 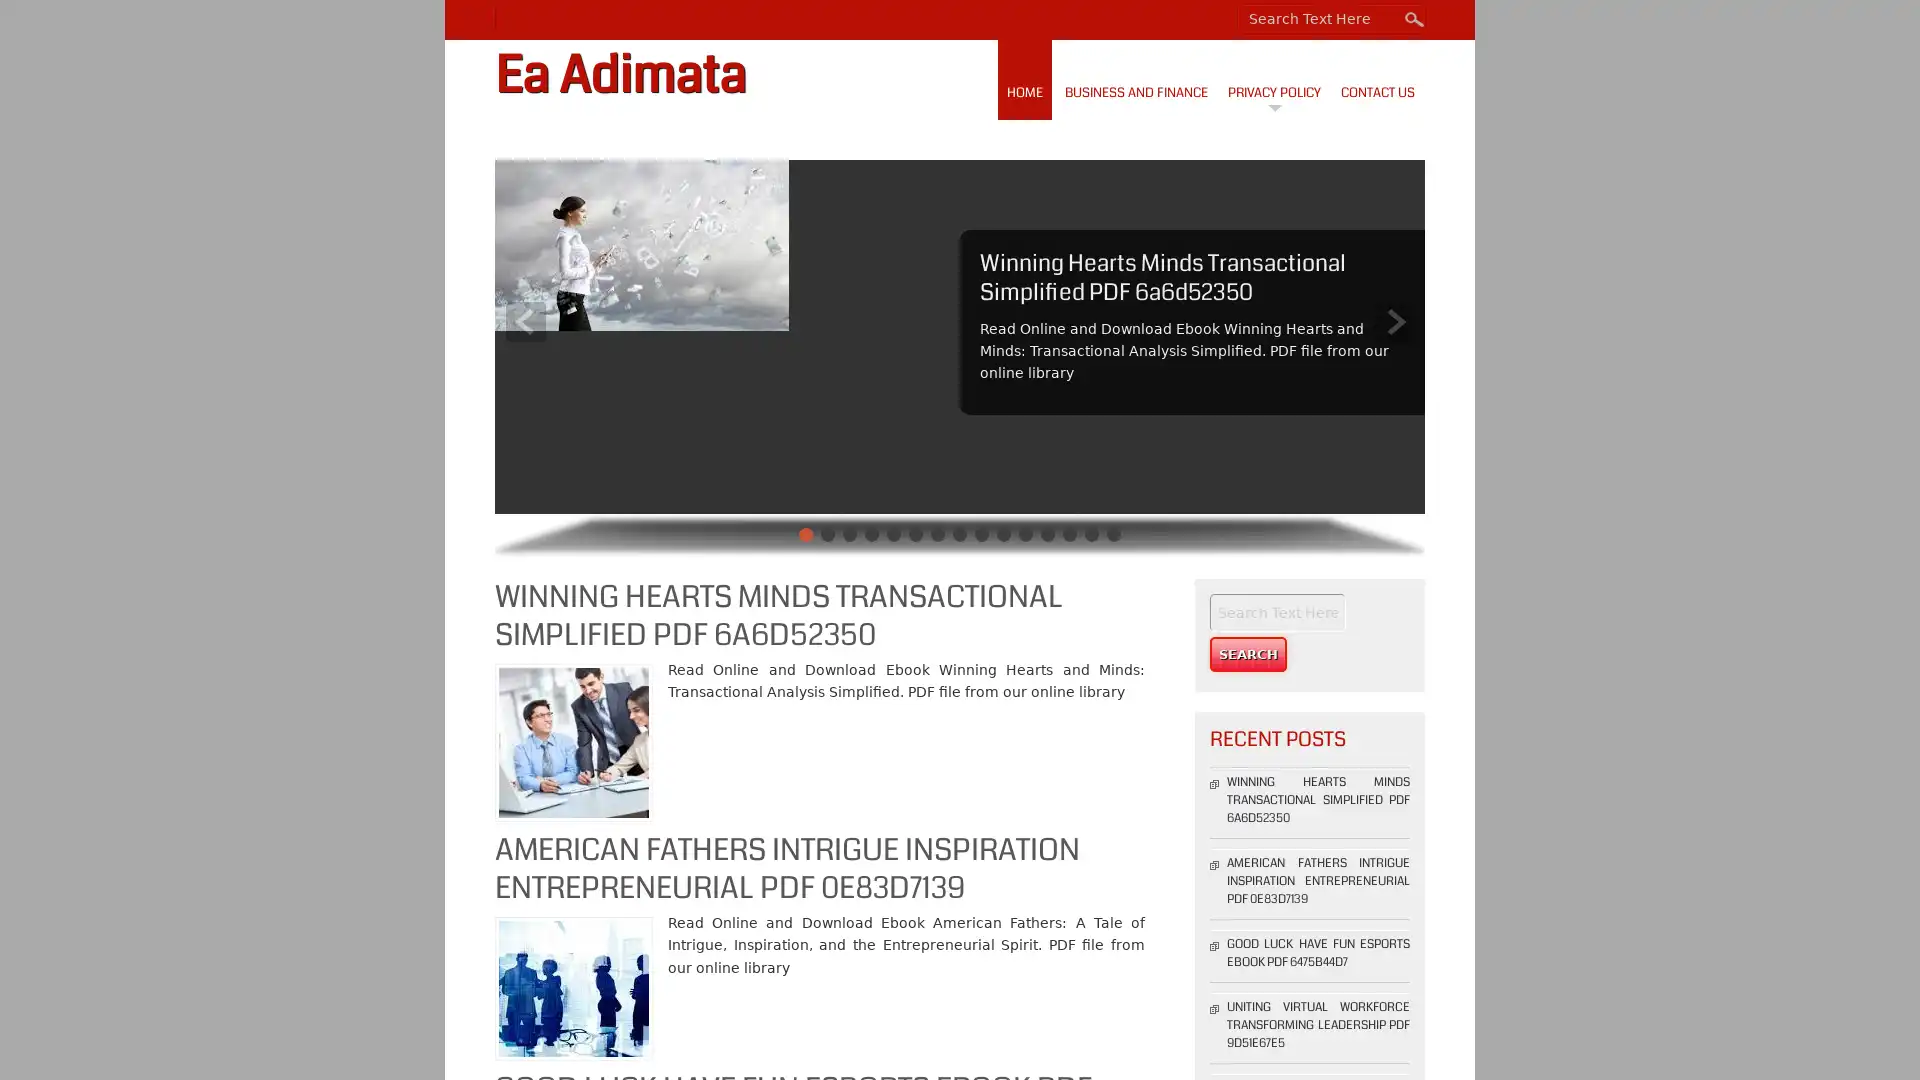 I want to click on Search, so click(x=1247, y=654).